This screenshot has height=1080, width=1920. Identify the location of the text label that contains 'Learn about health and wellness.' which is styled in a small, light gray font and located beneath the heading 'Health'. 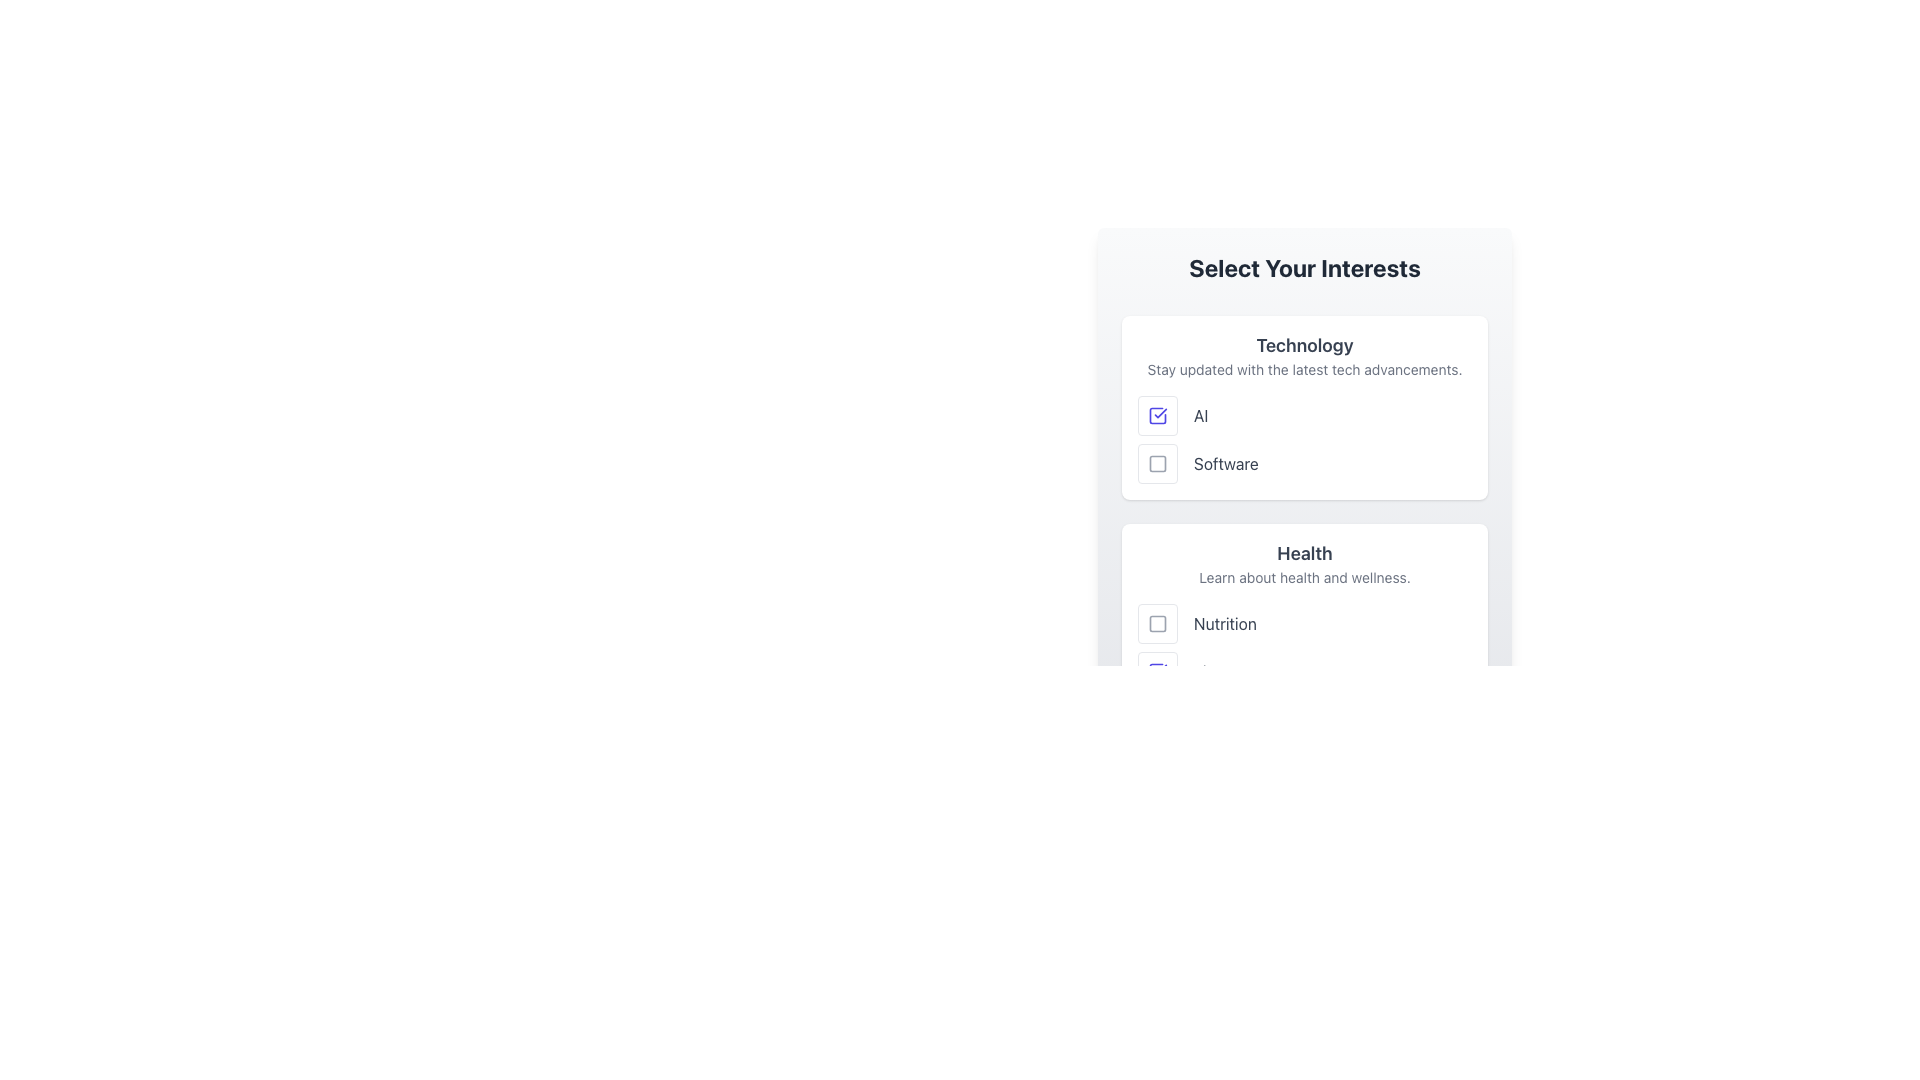
(1305, 578).